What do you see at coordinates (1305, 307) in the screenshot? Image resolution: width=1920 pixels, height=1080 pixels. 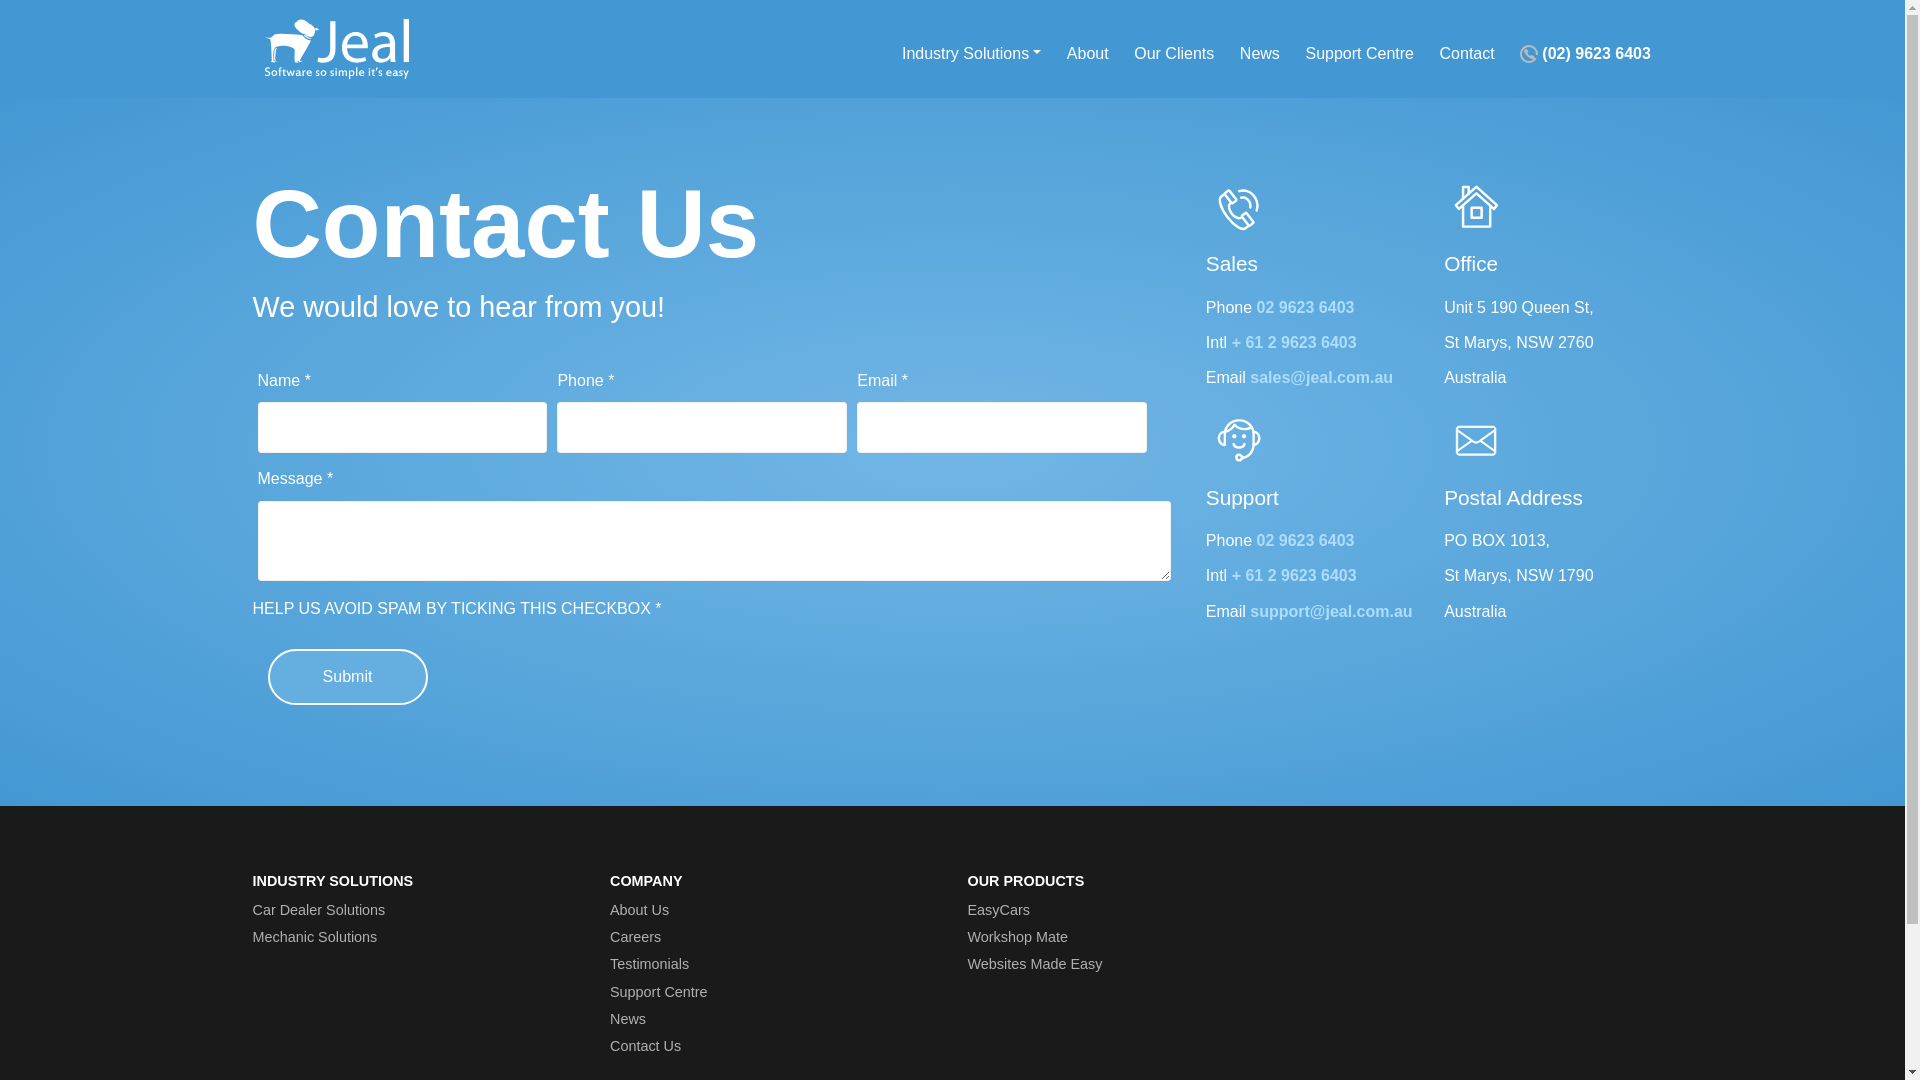 I see `'02 9623 6403'` at bounding box center [1305, 307].